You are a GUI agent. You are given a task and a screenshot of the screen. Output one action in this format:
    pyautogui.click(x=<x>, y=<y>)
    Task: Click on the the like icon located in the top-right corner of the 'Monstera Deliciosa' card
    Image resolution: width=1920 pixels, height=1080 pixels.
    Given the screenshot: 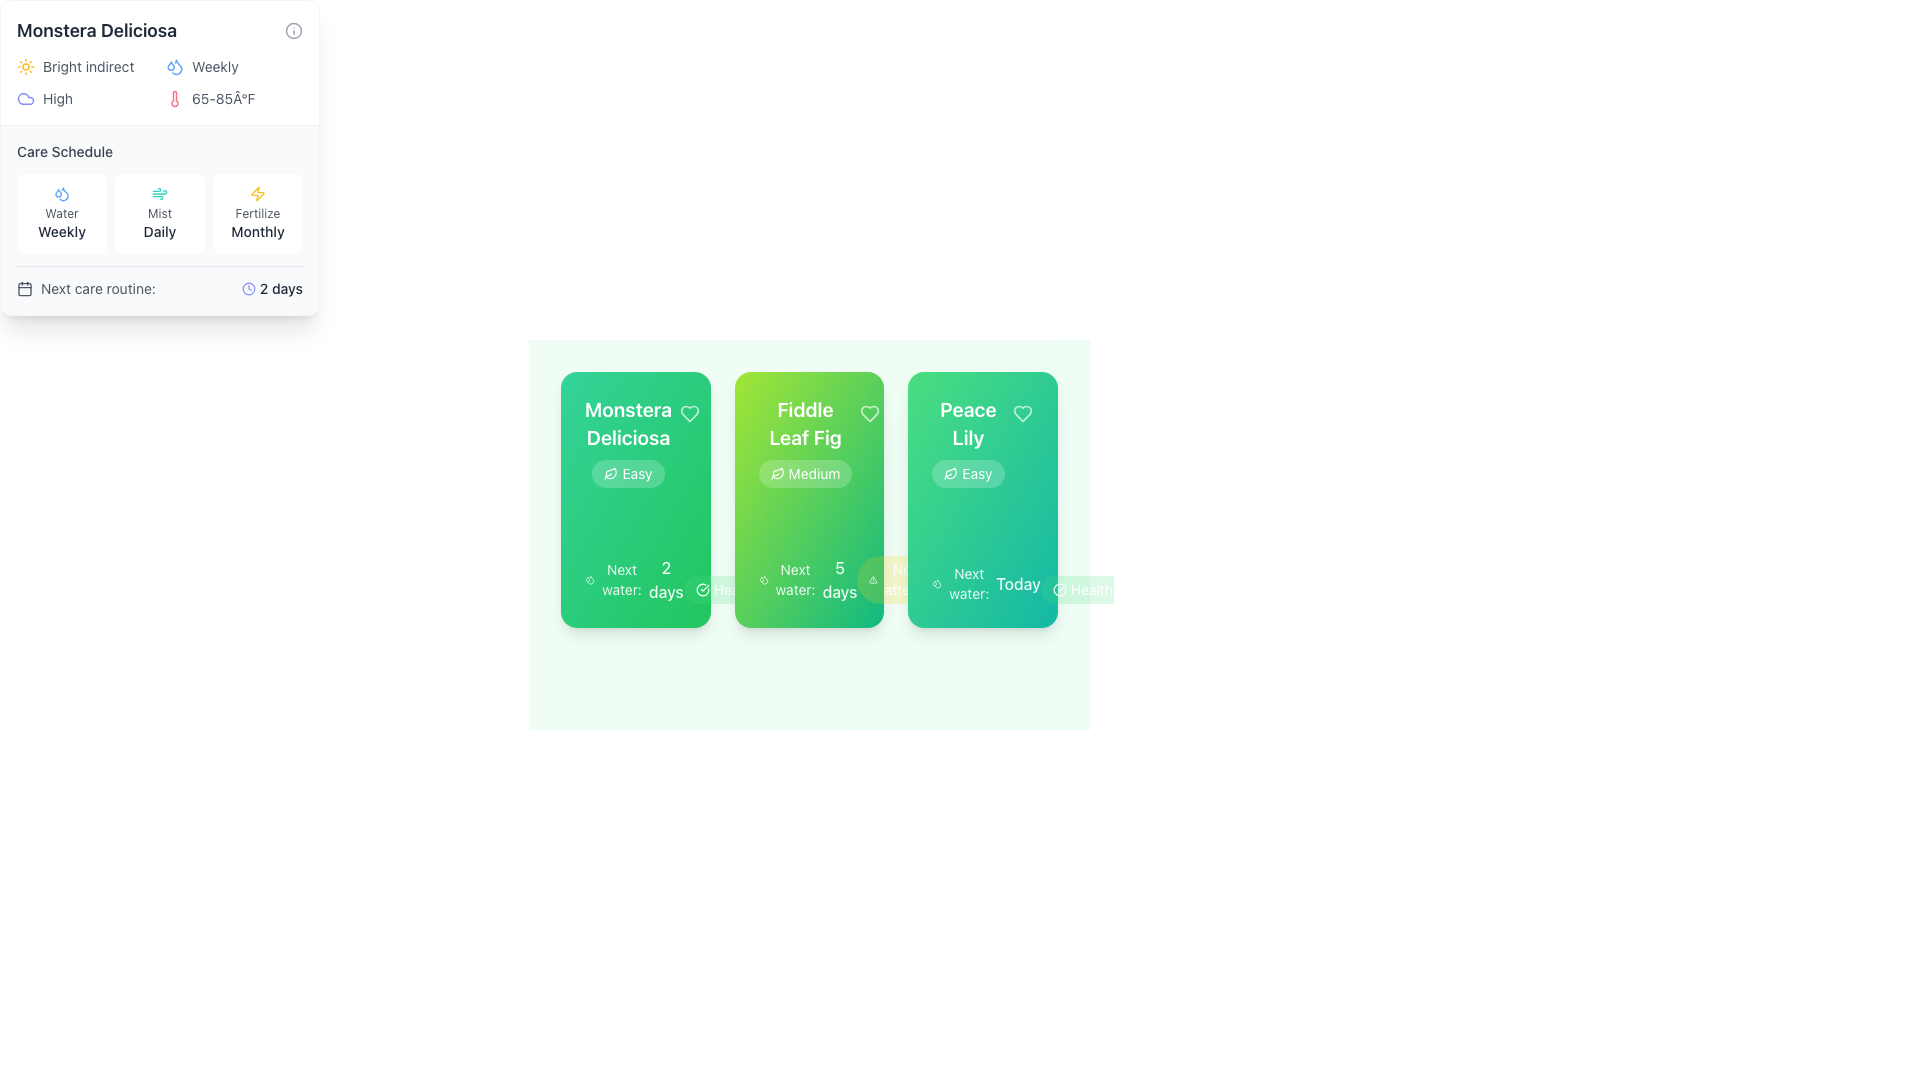 What is the action you would take?
    pyautogui.click(x=690, y=412)
    